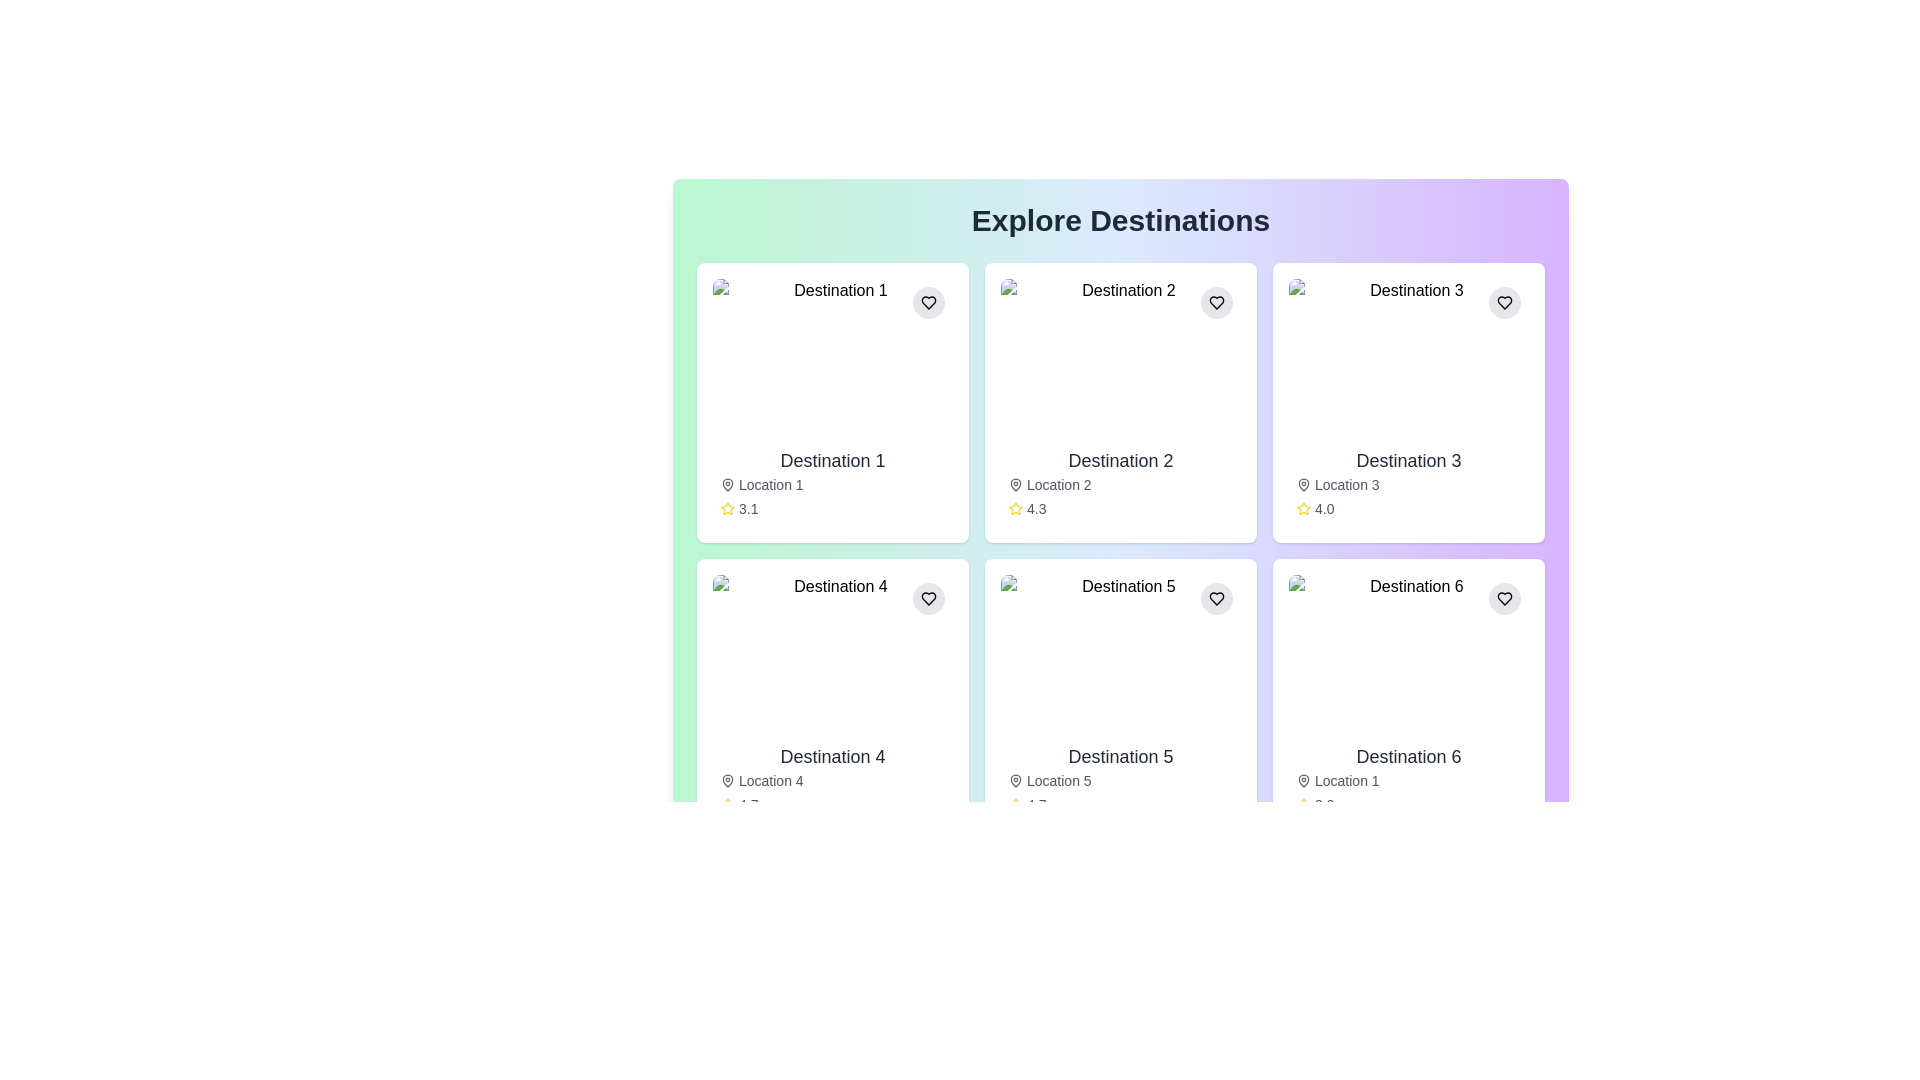 This screenshot has height=1080, width=1920. I want to click on the yellow star icon, which serves as a rating indicator, located next to the numerical rating text '4.0' in the rating section of the card for 'Destination 3', so click(1304, 508).